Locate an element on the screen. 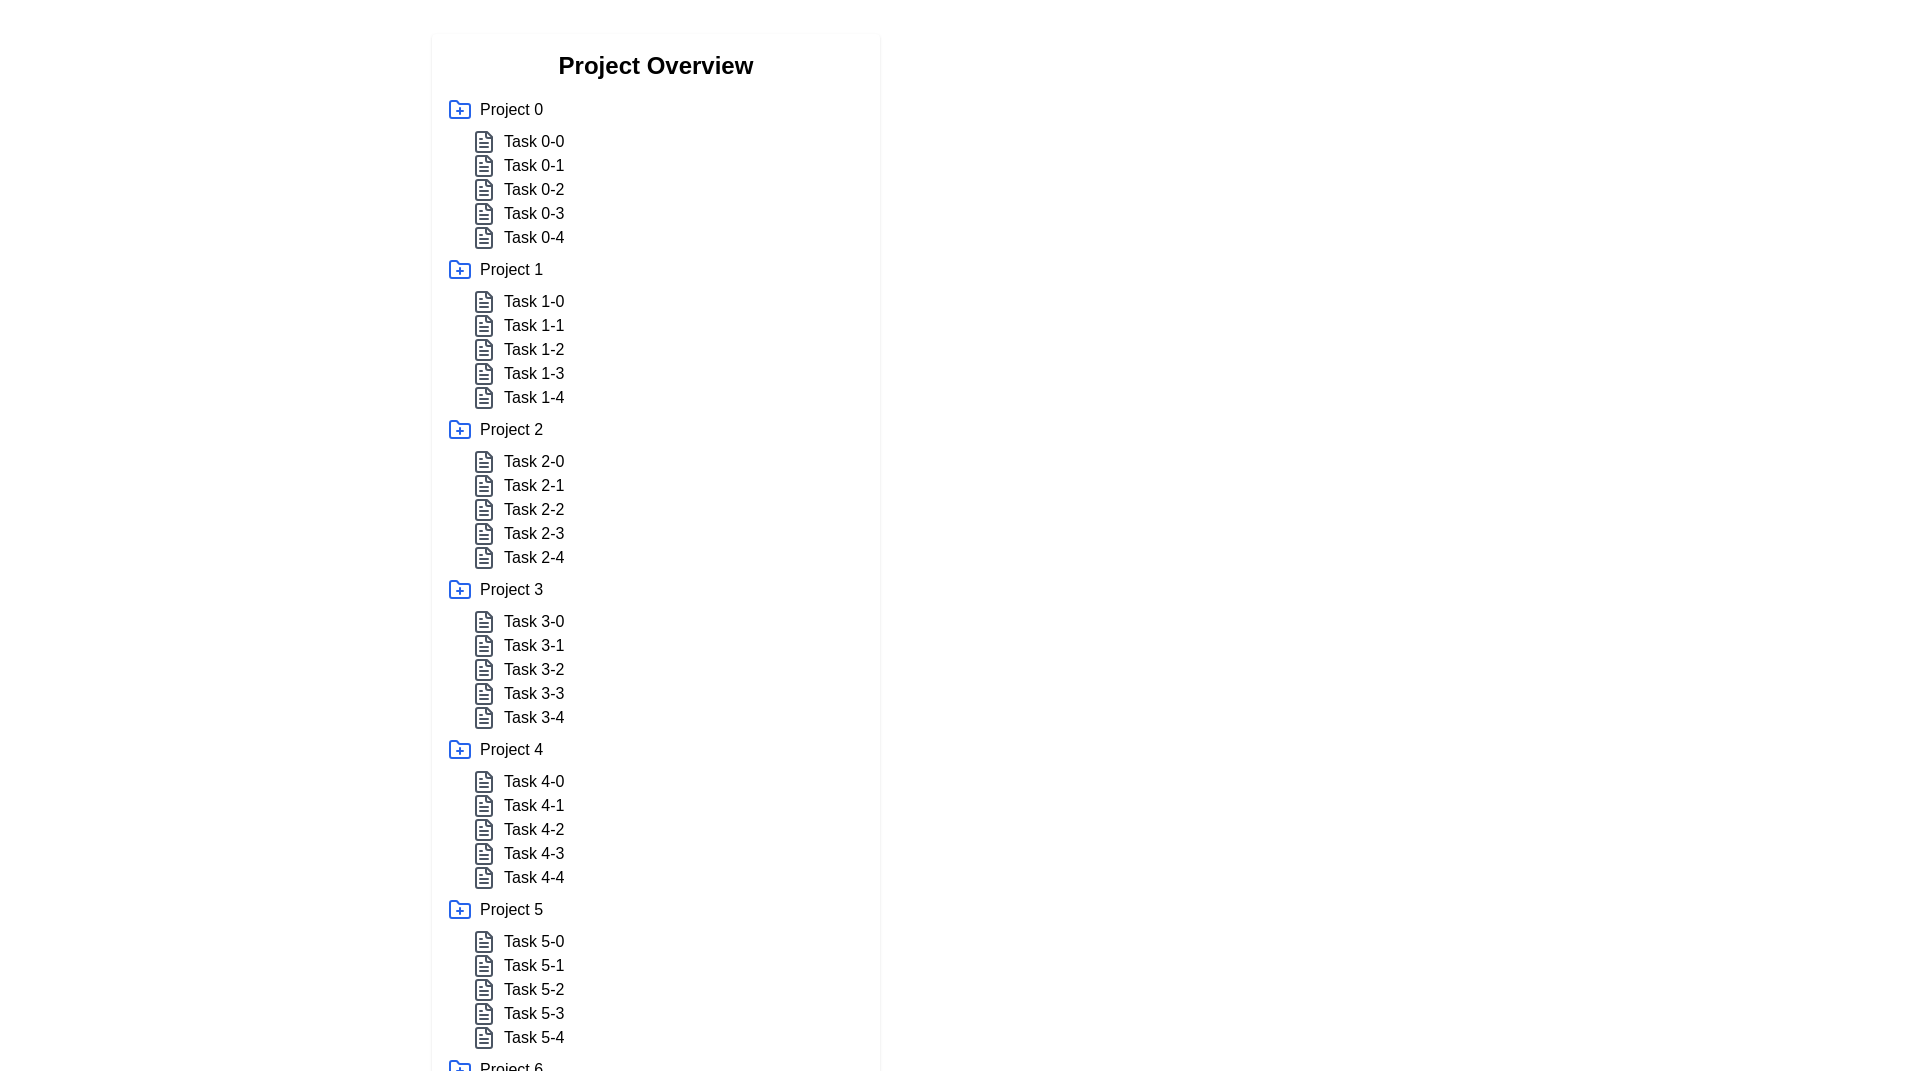  the icon representing 'Task 3-3' in the project overview interface, which is located under 'Project 3' and is the fourth task listed is located at coordinates (484, 693).